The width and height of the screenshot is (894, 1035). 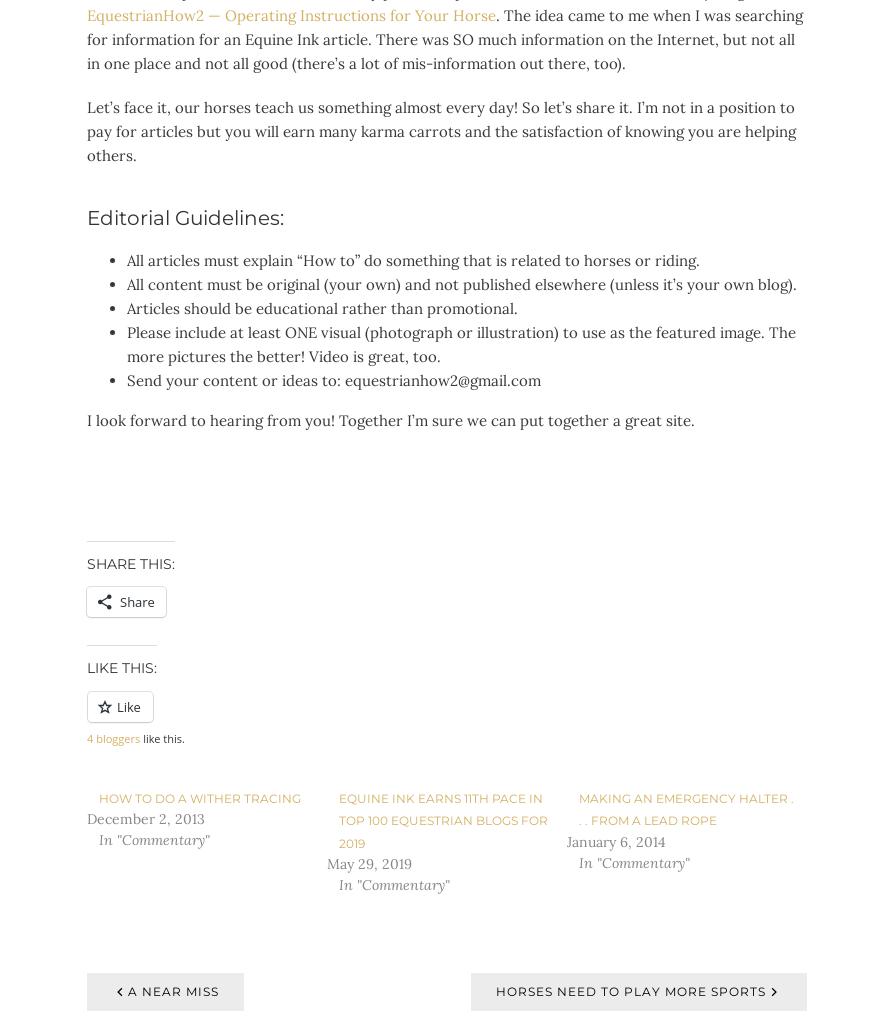 I want to click on 'Horses need to play more sports', so click(x=630, y=989).